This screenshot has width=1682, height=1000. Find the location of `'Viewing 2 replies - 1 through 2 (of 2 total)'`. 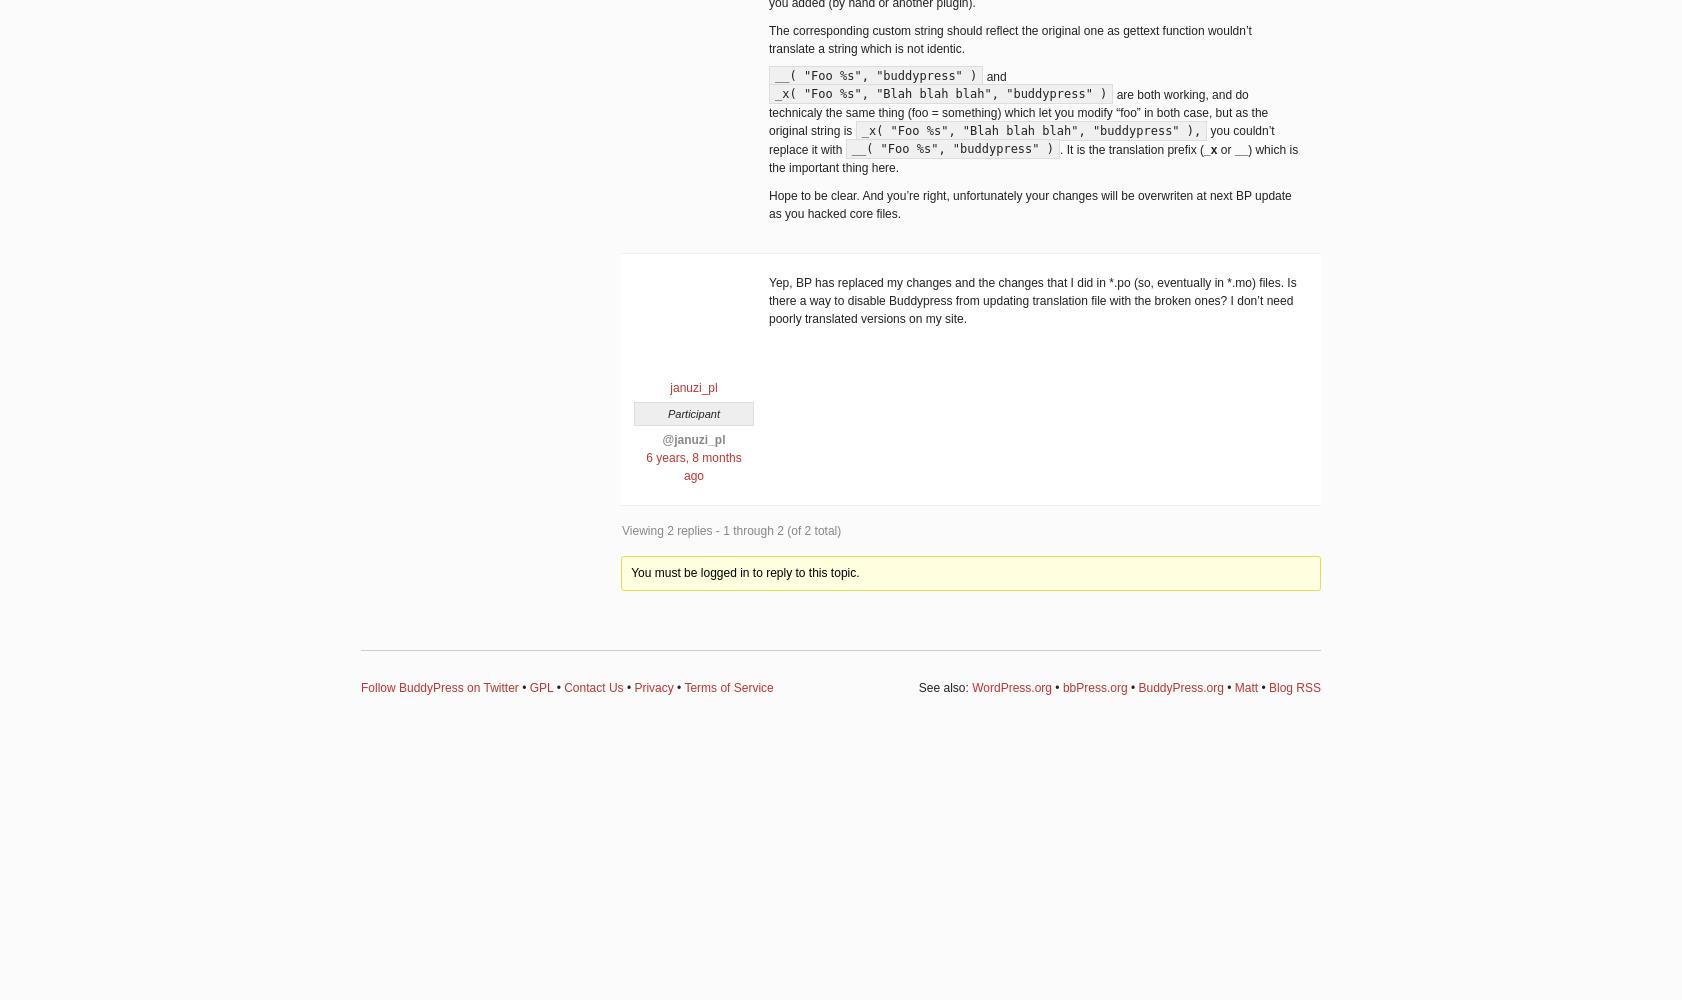

'Viewing 2 replies - 1 through 2 (of 2 total)' is located at coordinates (731, 530).